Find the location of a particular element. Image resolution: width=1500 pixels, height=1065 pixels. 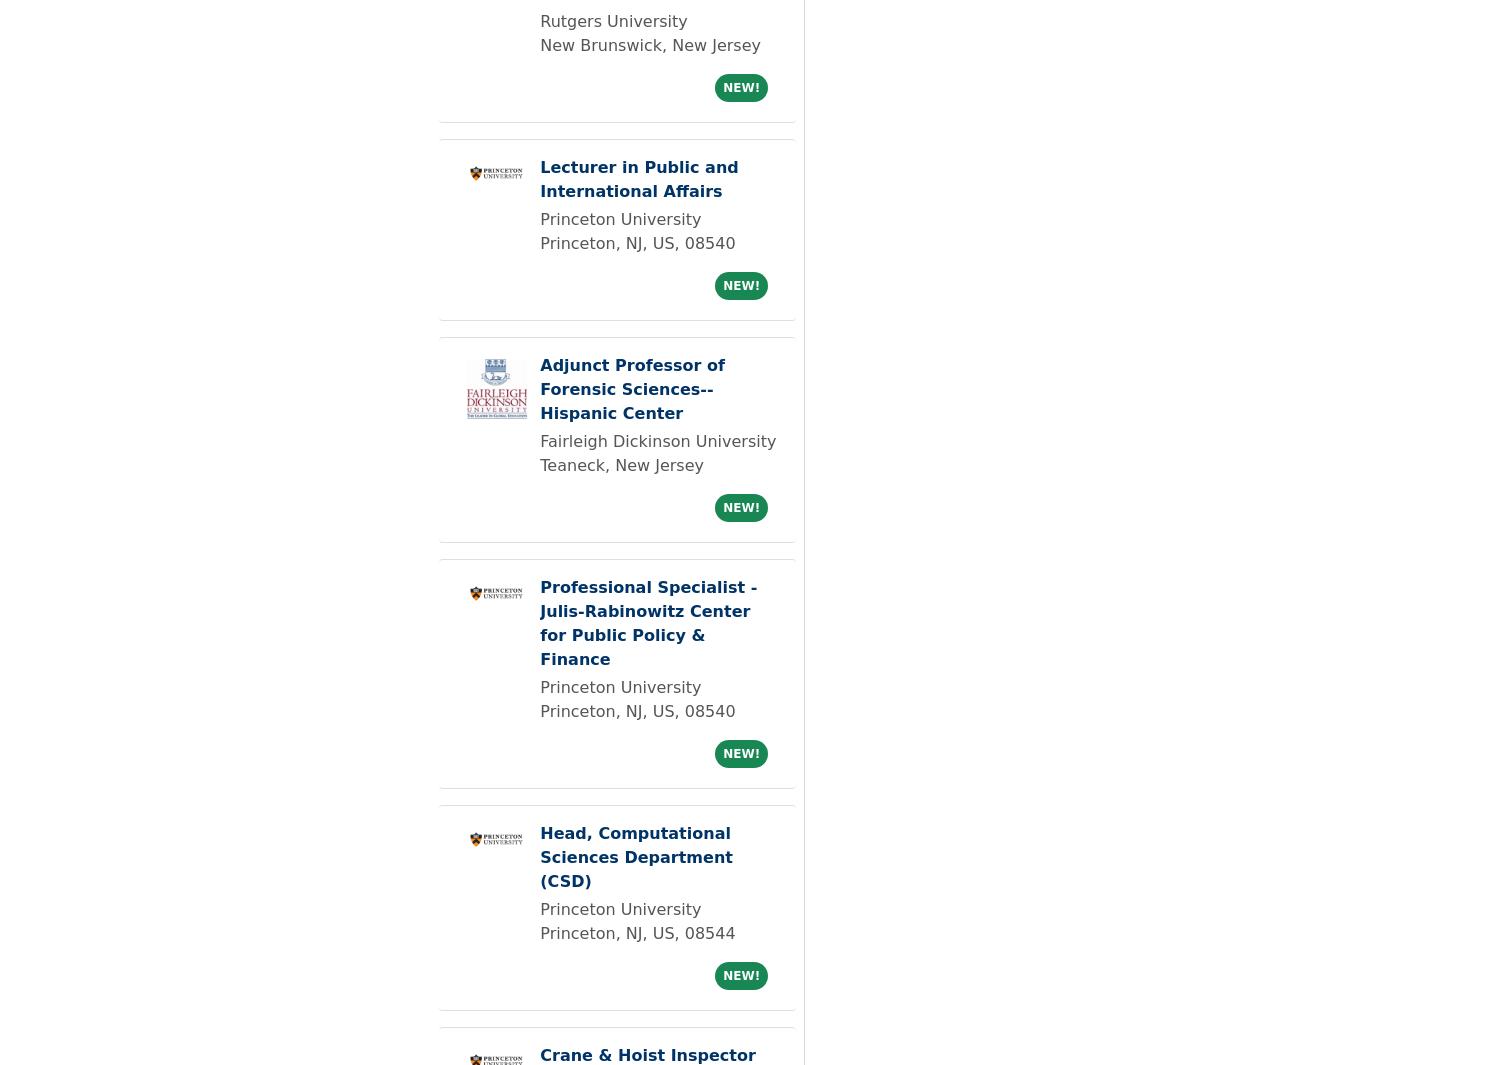

'Princeton, NJ, US, 08544' is located at coordinates (637, 933).